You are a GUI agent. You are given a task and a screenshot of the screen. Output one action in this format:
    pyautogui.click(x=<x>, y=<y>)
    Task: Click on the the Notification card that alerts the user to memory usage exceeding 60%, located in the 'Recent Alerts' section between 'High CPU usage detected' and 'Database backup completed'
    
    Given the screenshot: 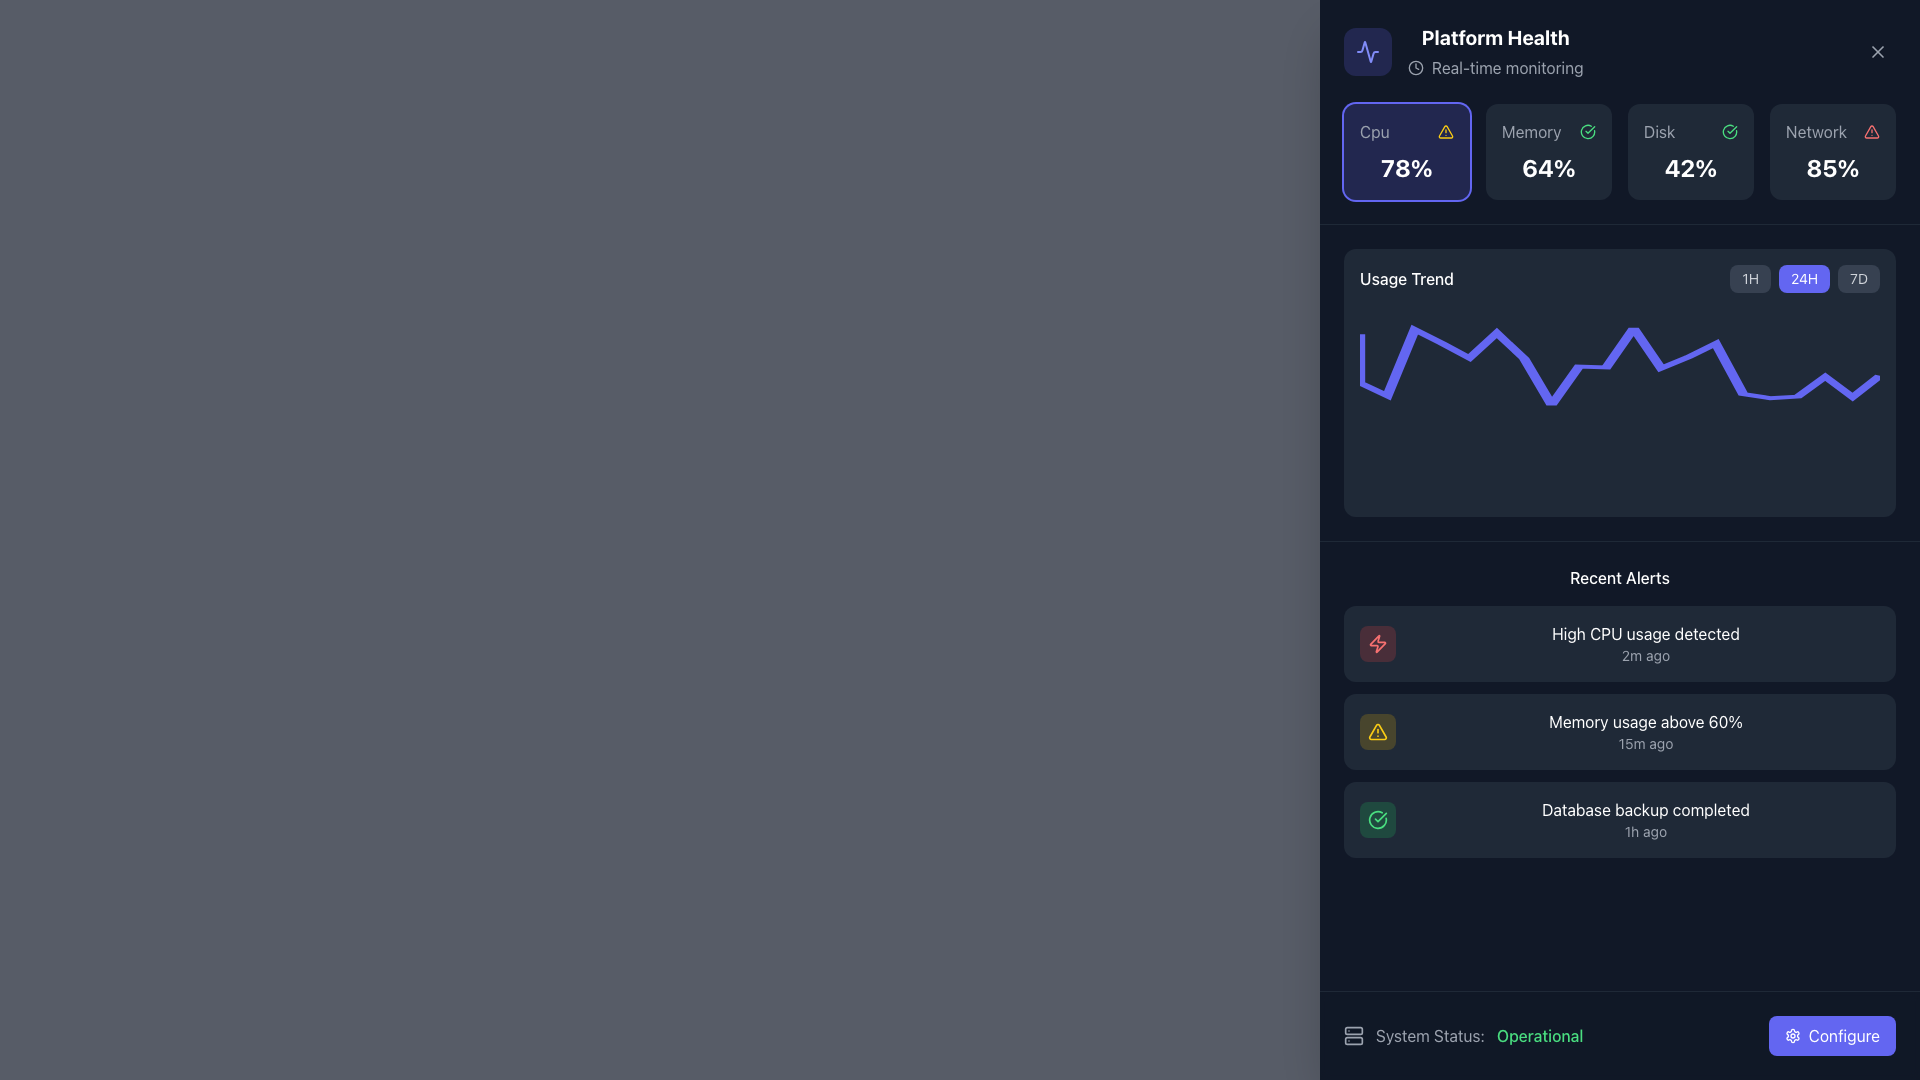 What is the action you would take?
    pyautogui.click(x=1620, y=732)
    